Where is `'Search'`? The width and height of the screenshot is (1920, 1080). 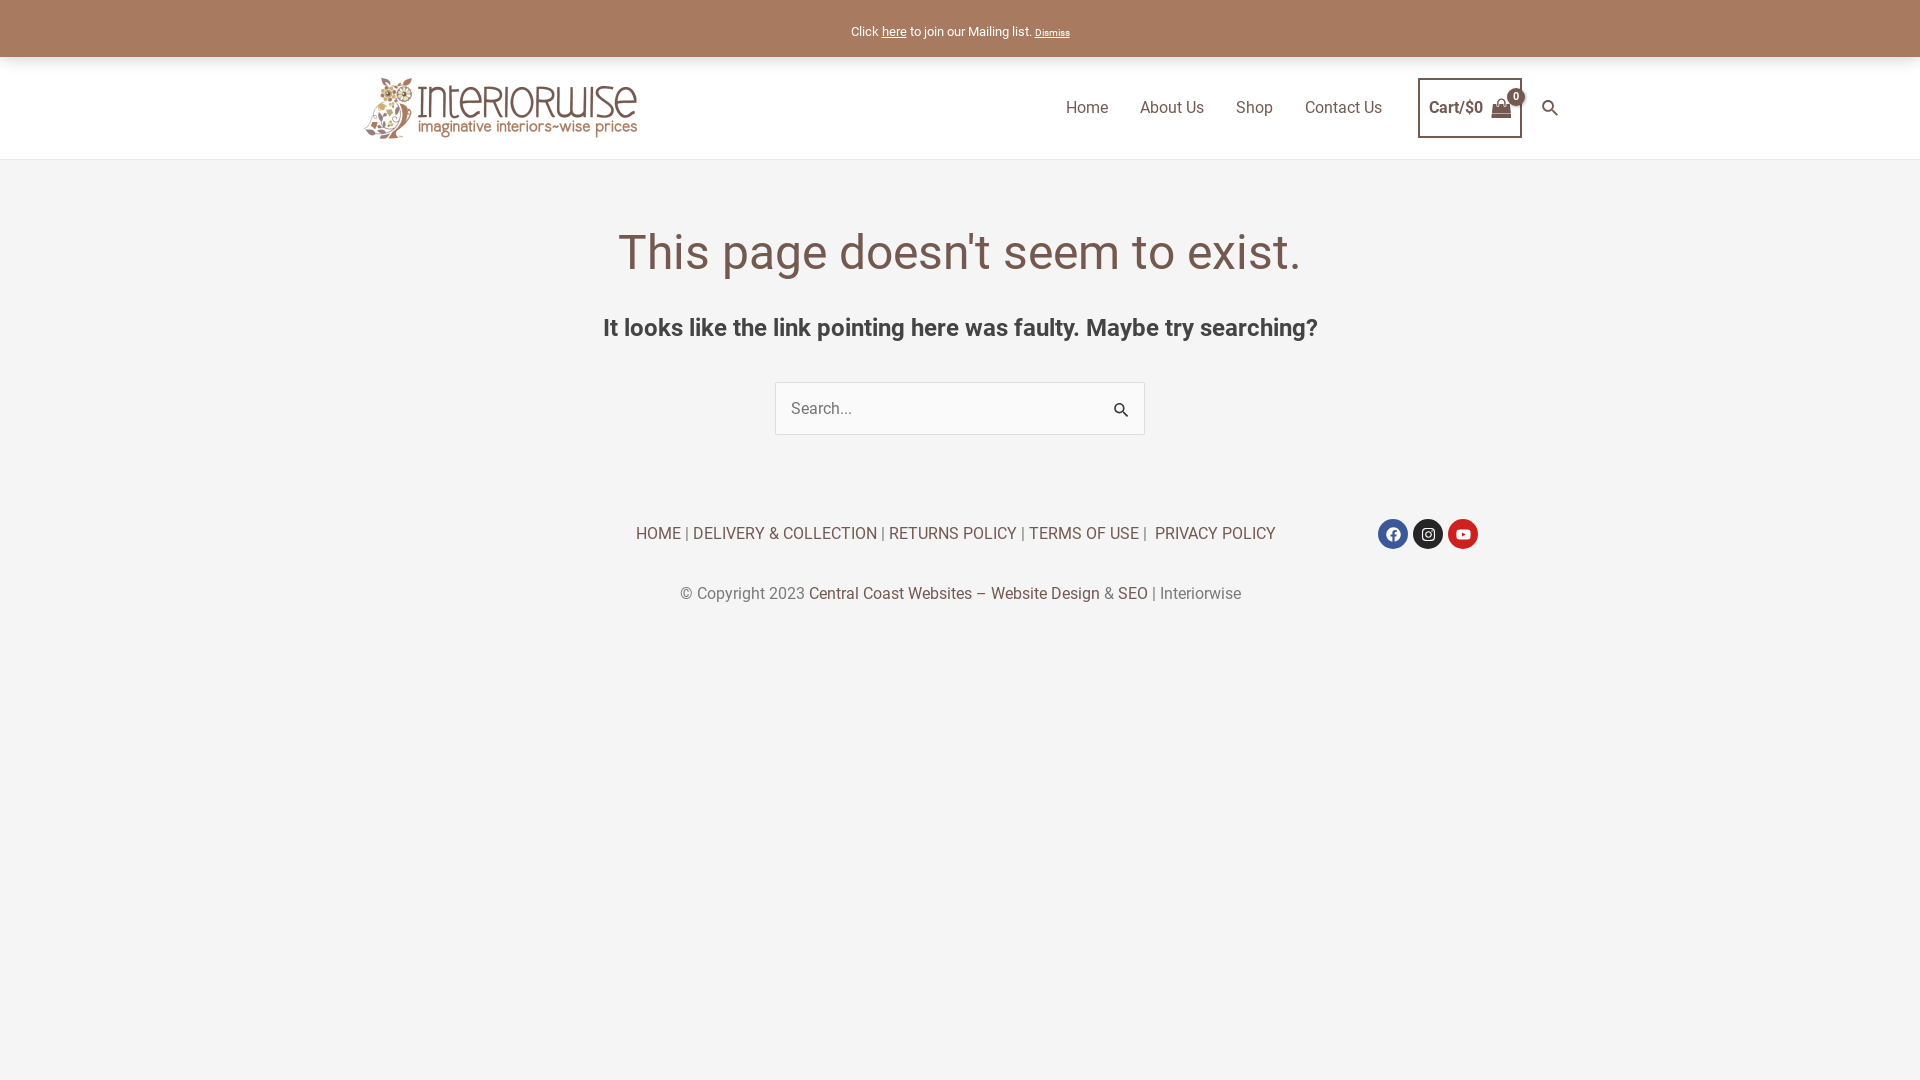 'Search' is located at coordinates (1549, 108).